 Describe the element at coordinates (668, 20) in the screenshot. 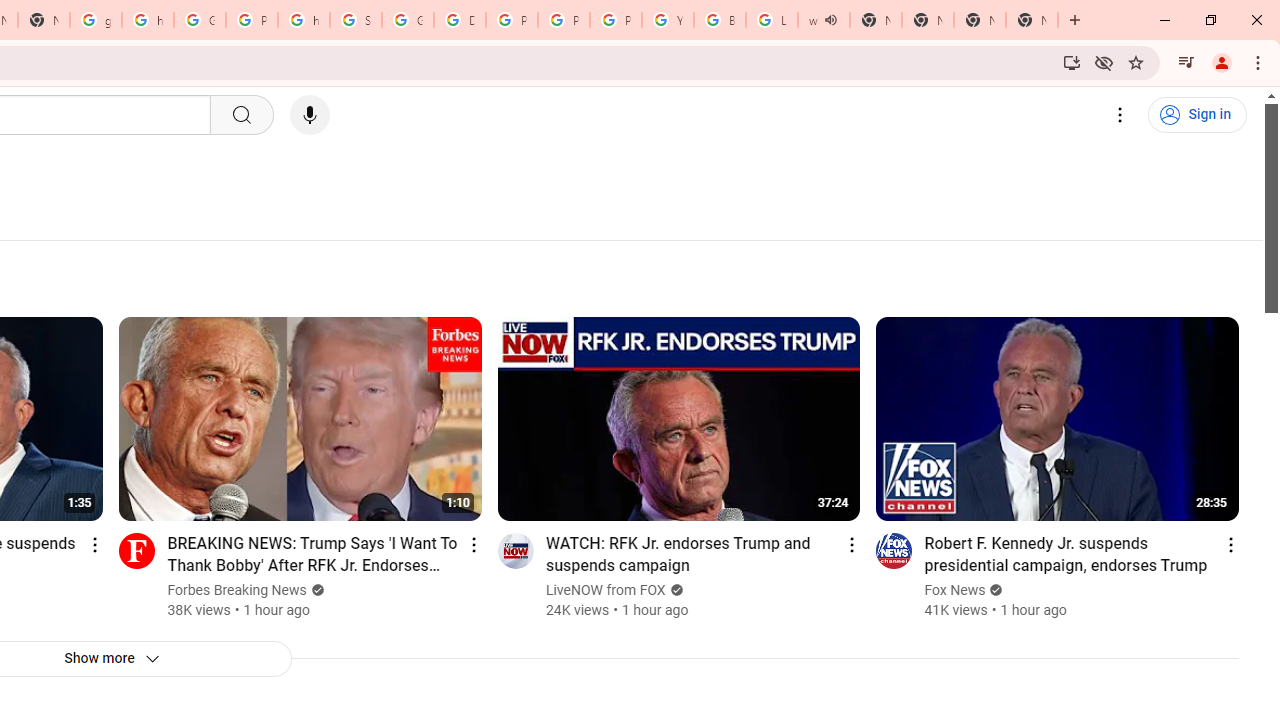

I see `'YouTube'` at that location.